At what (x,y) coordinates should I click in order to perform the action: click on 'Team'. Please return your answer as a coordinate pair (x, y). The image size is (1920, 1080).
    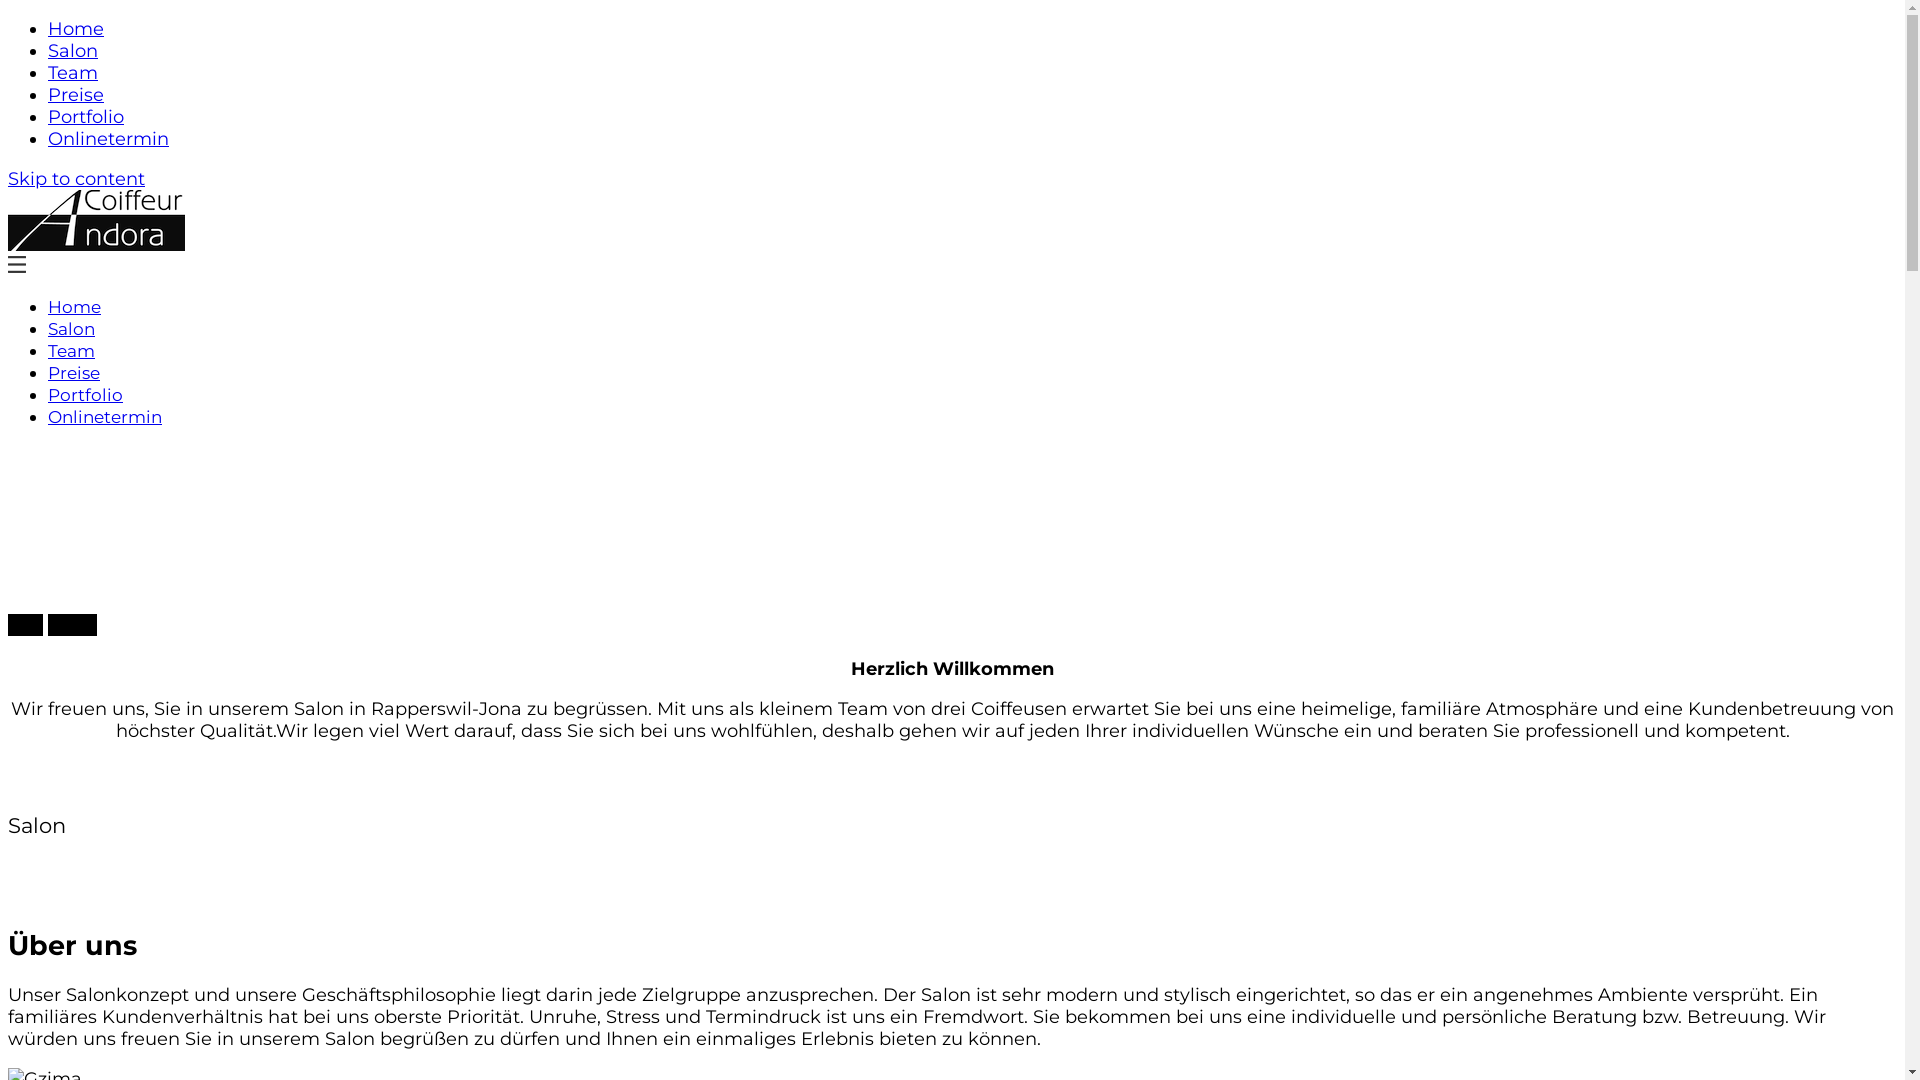
    Looking at the image, I should click on (71, 350).